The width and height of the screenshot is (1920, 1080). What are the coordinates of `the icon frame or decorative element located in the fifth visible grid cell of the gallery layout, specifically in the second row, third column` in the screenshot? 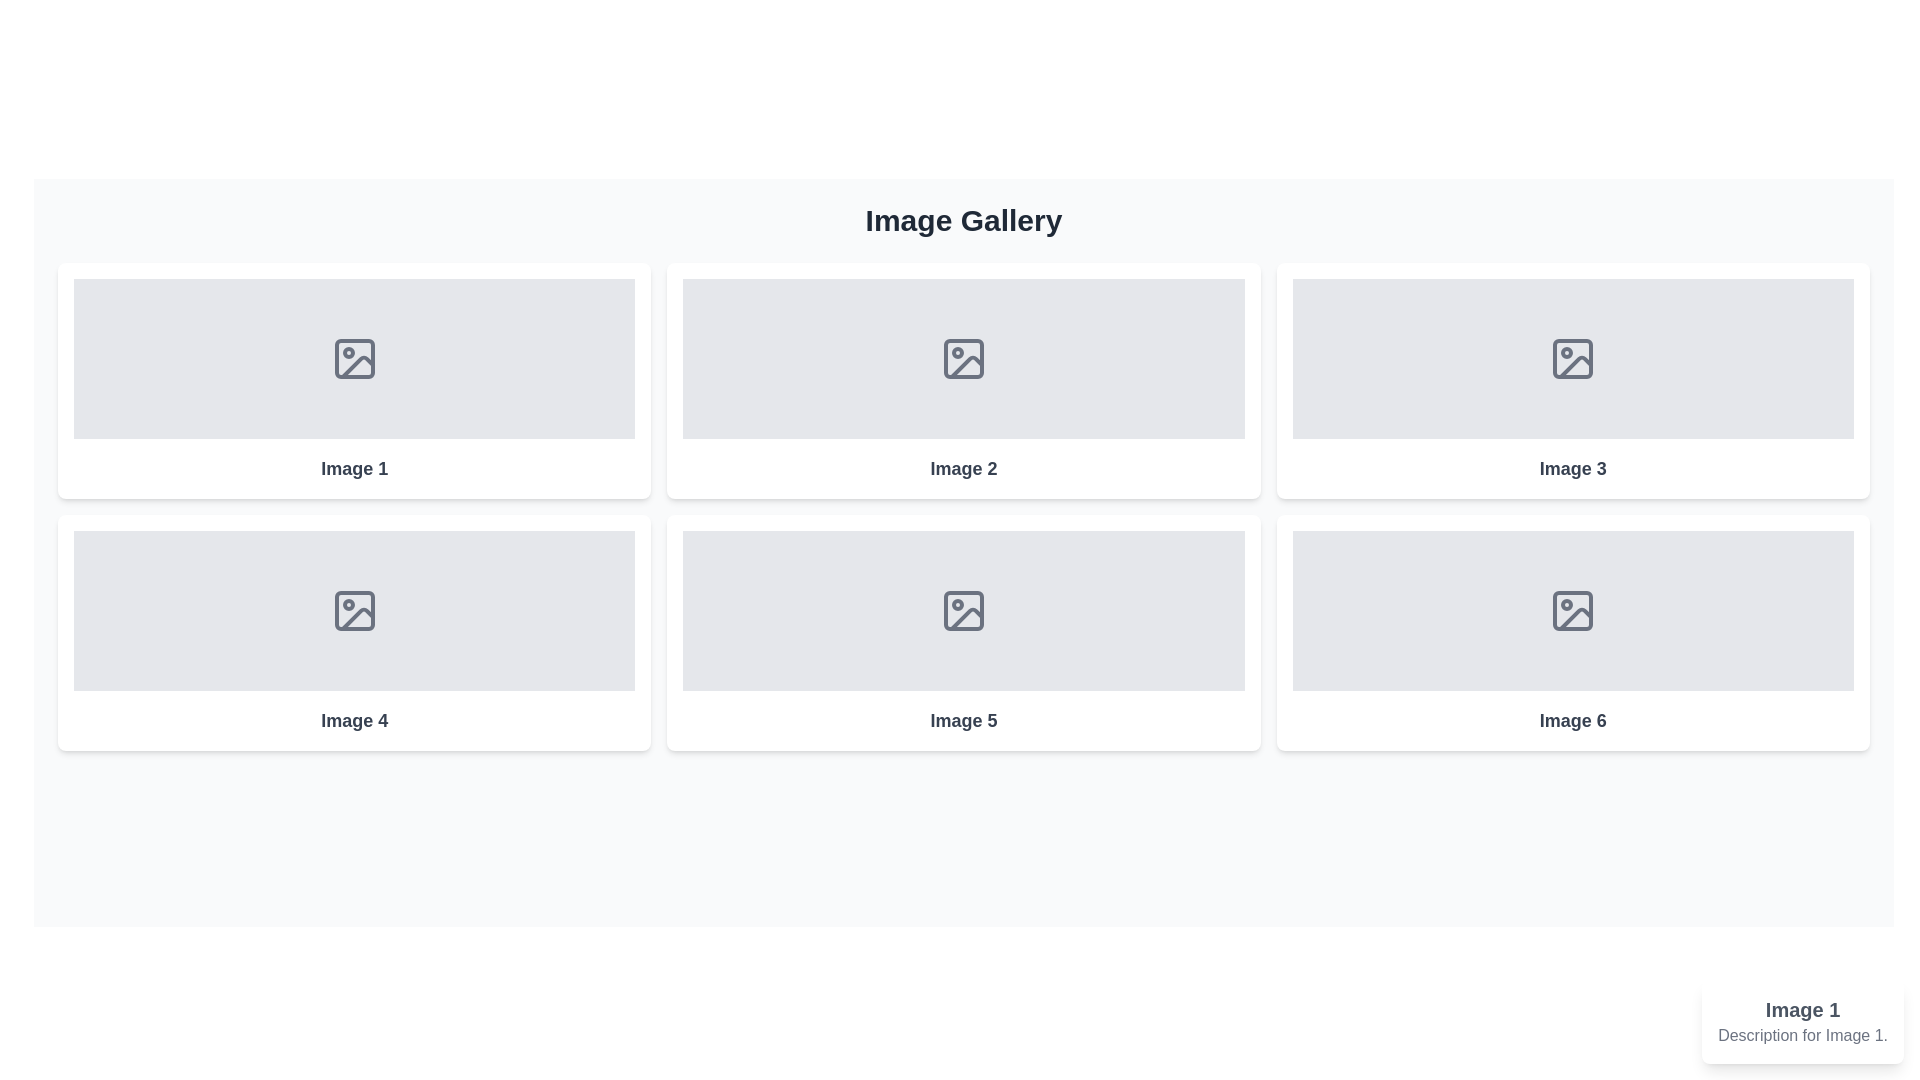 It's located at (964, 609).